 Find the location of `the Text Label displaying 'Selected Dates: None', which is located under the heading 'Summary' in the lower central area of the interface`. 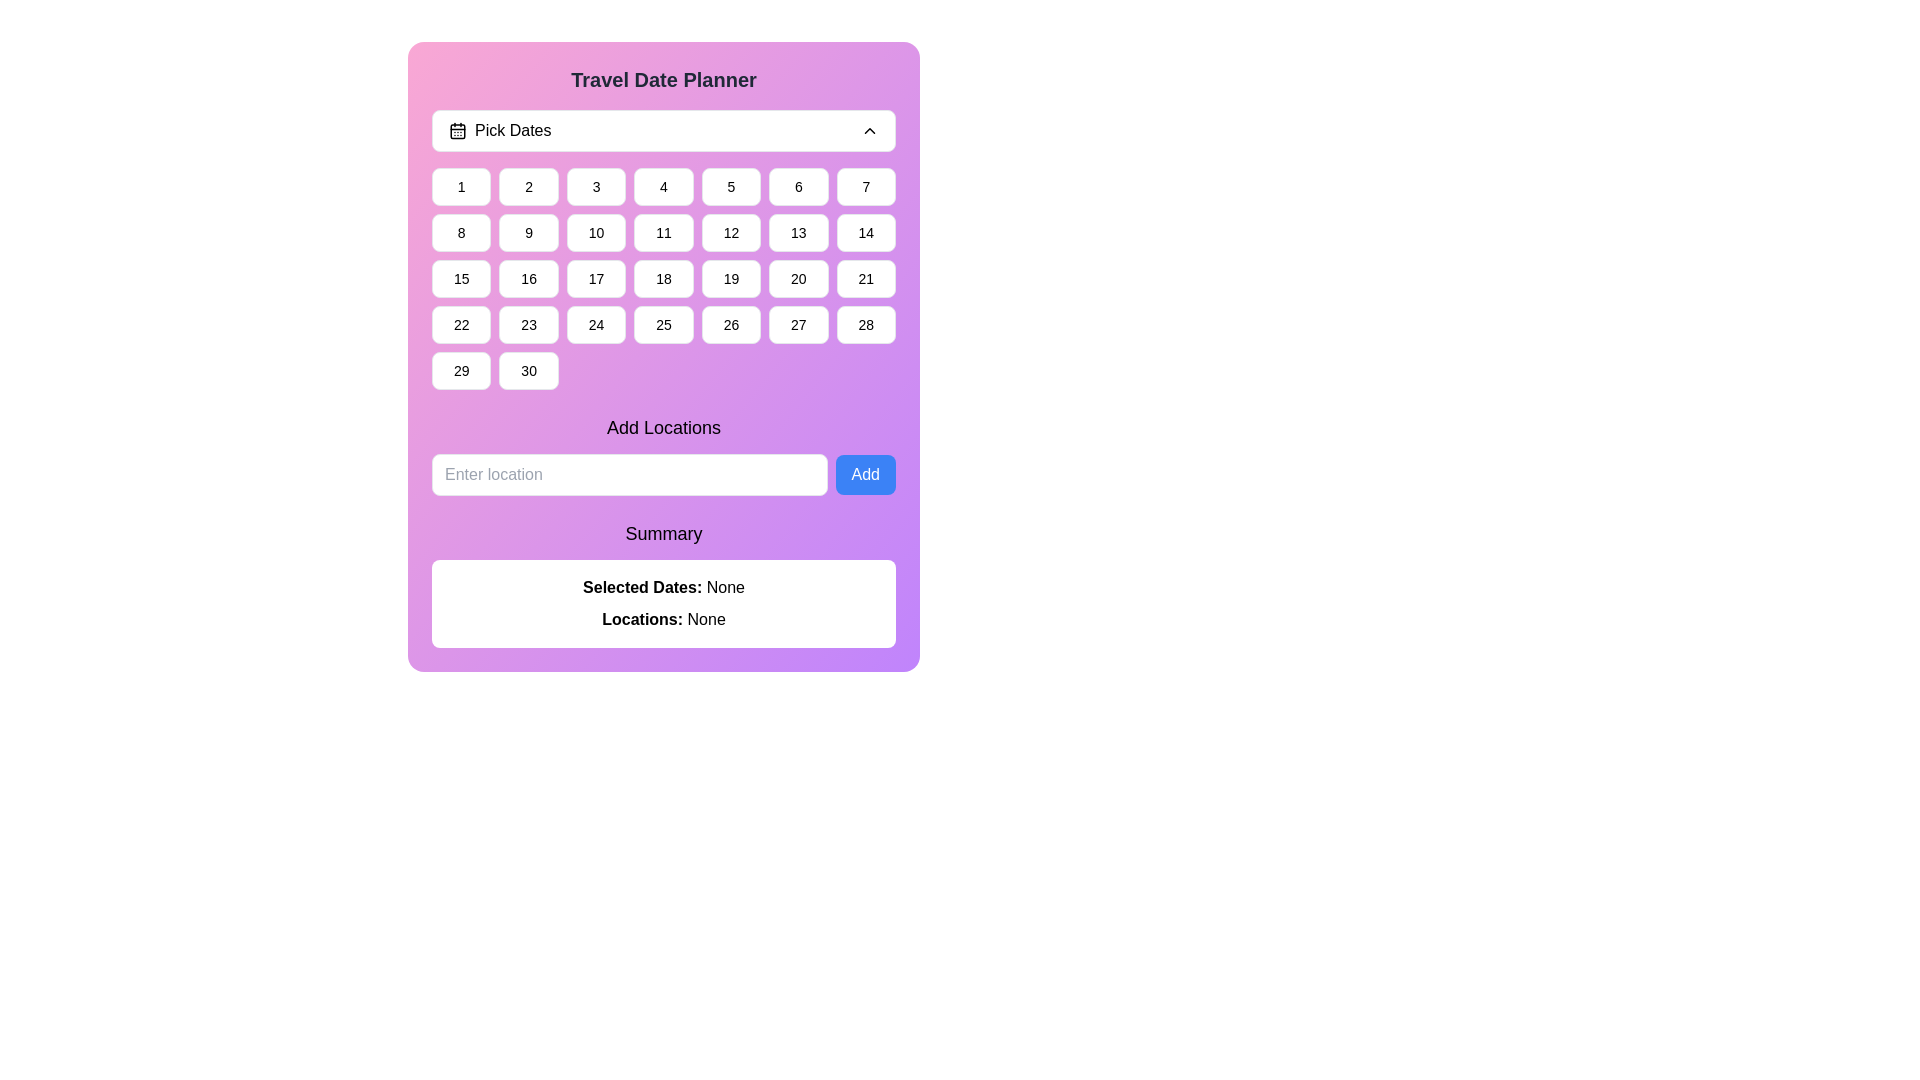

the Text Label displaying 'Selected Dates: None', which is located under the heading 'Summary' in the lower central area of the interface is located at coordinates (663, 586).